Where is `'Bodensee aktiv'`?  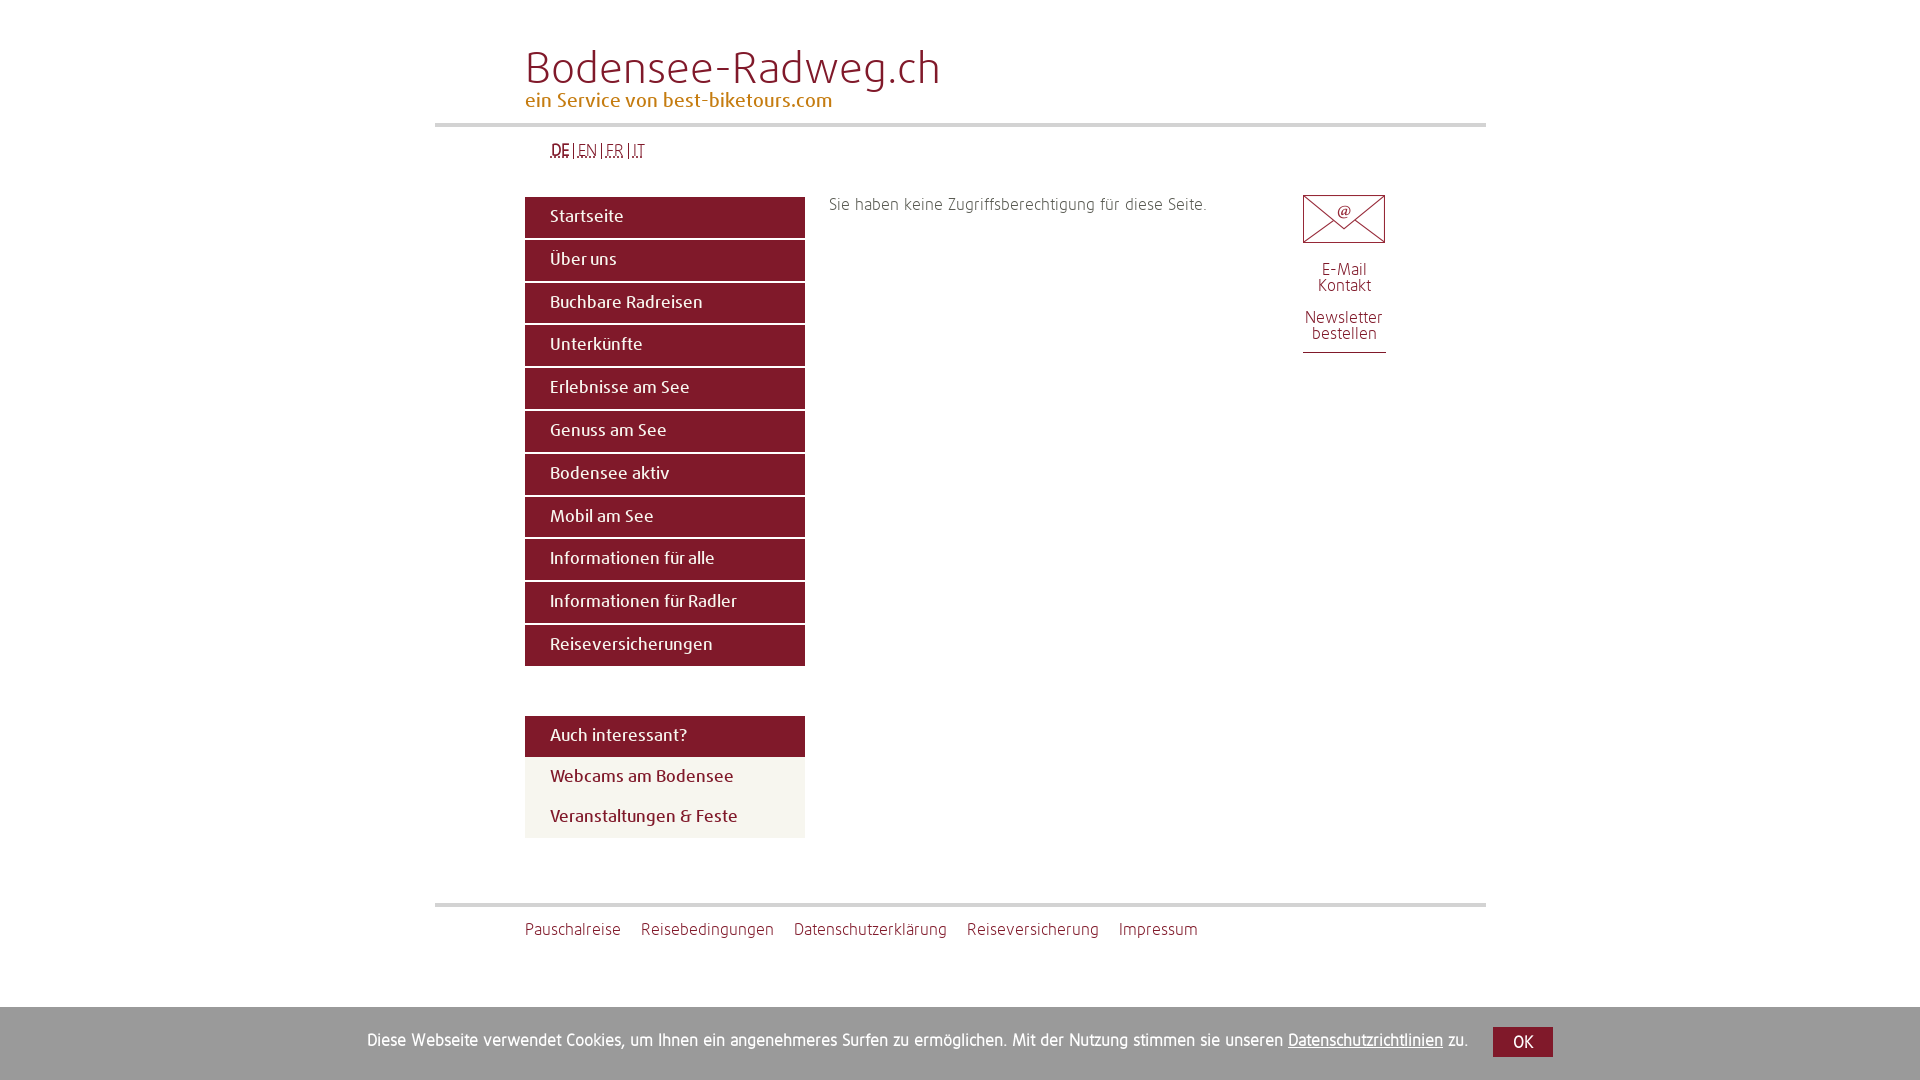
'Bodensee aktiv' is located at coordinates (662, 474).